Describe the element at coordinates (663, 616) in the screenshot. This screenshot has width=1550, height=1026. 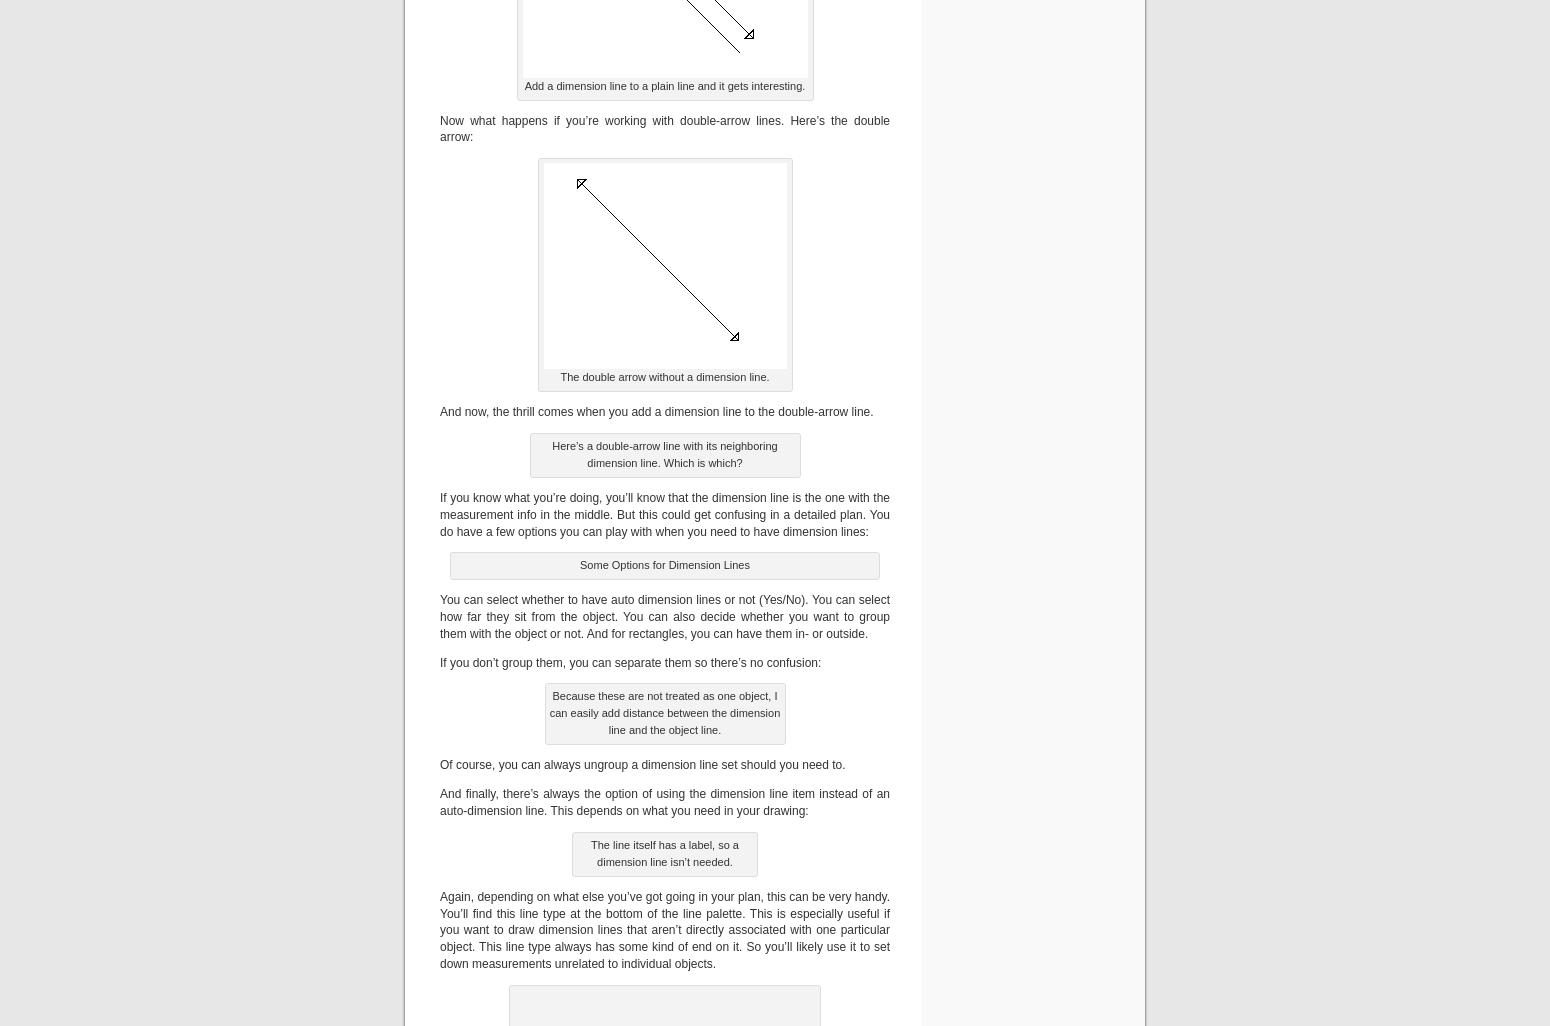
I see `'You can select whether to have auto dimension lines or not (Yes/No). You can select how far they sit from the object. You can also decide whether you want to group them with the object or not. And for rectangles, you can have them in- or outside.'` at that location.